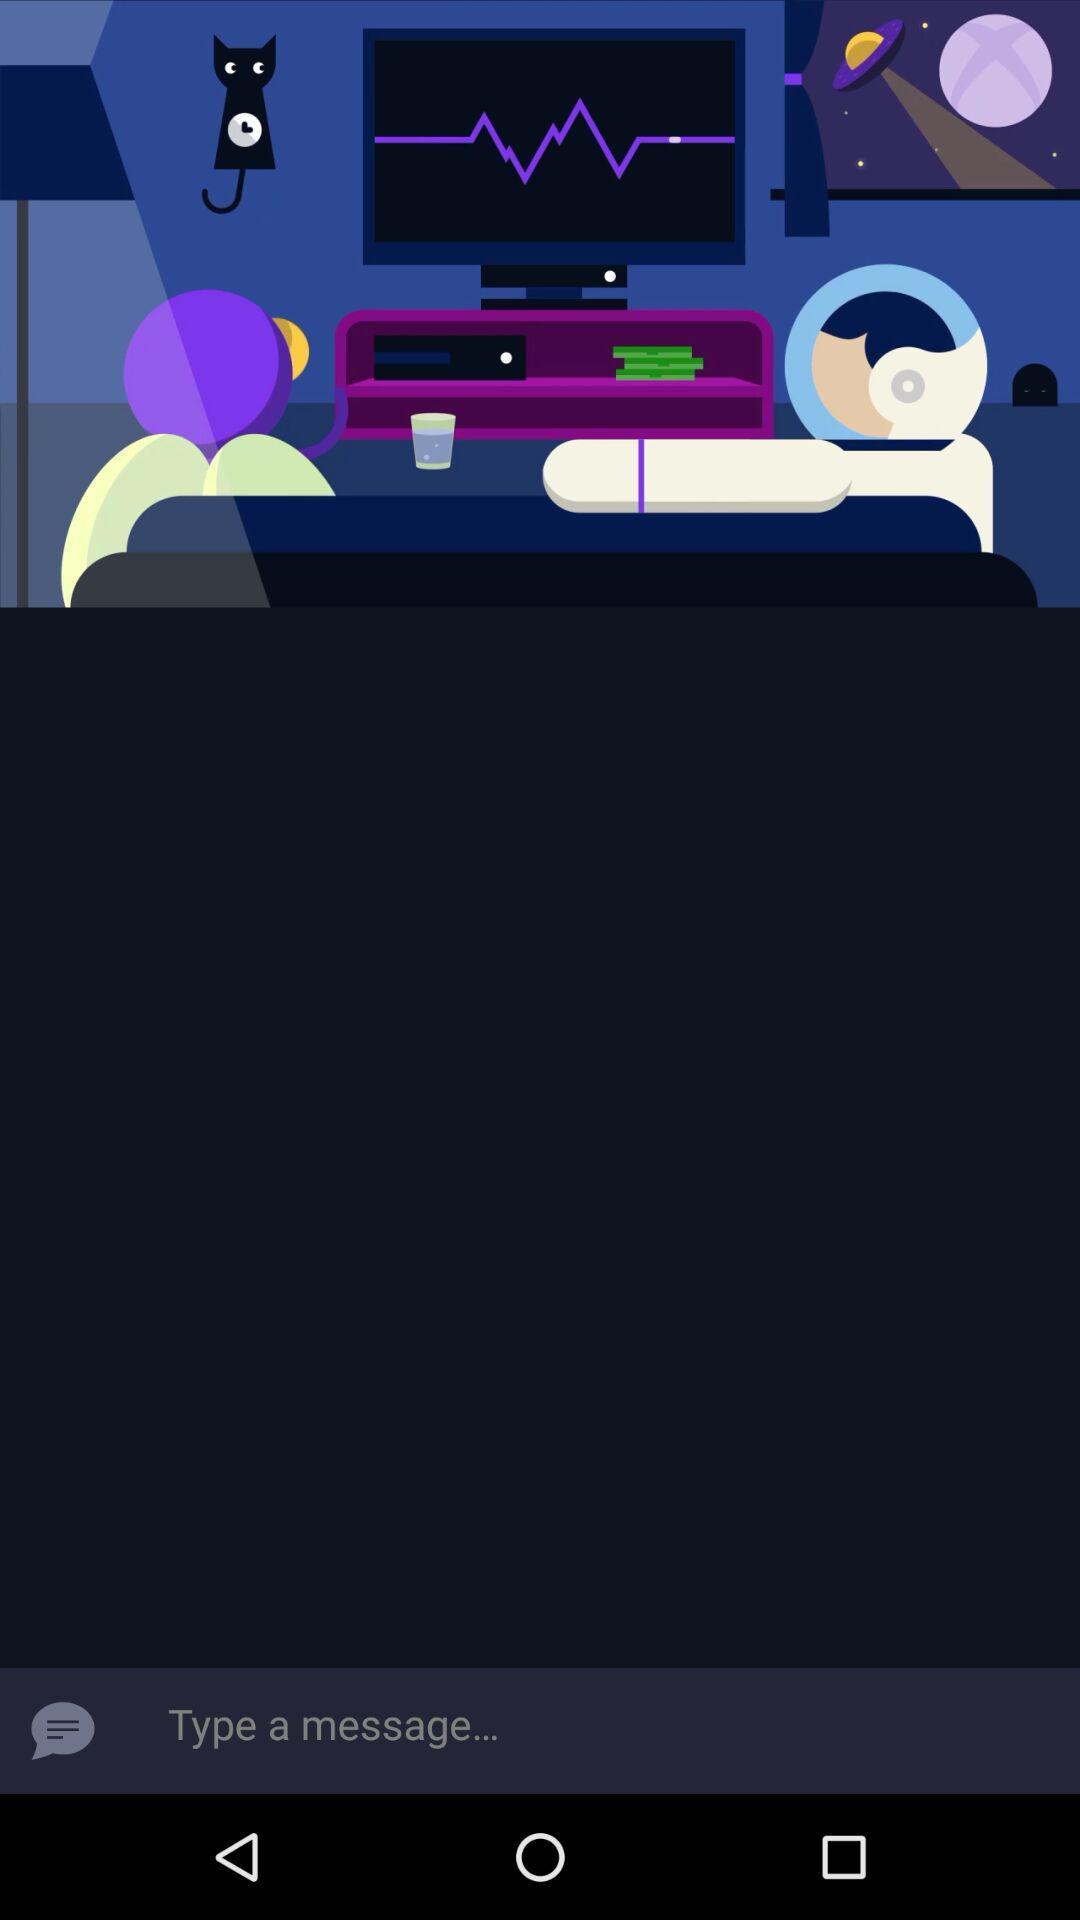  What do you see at coordinates (601, 1730) in the screenshot?
I see `message field` at bounding box center [601, 1730].